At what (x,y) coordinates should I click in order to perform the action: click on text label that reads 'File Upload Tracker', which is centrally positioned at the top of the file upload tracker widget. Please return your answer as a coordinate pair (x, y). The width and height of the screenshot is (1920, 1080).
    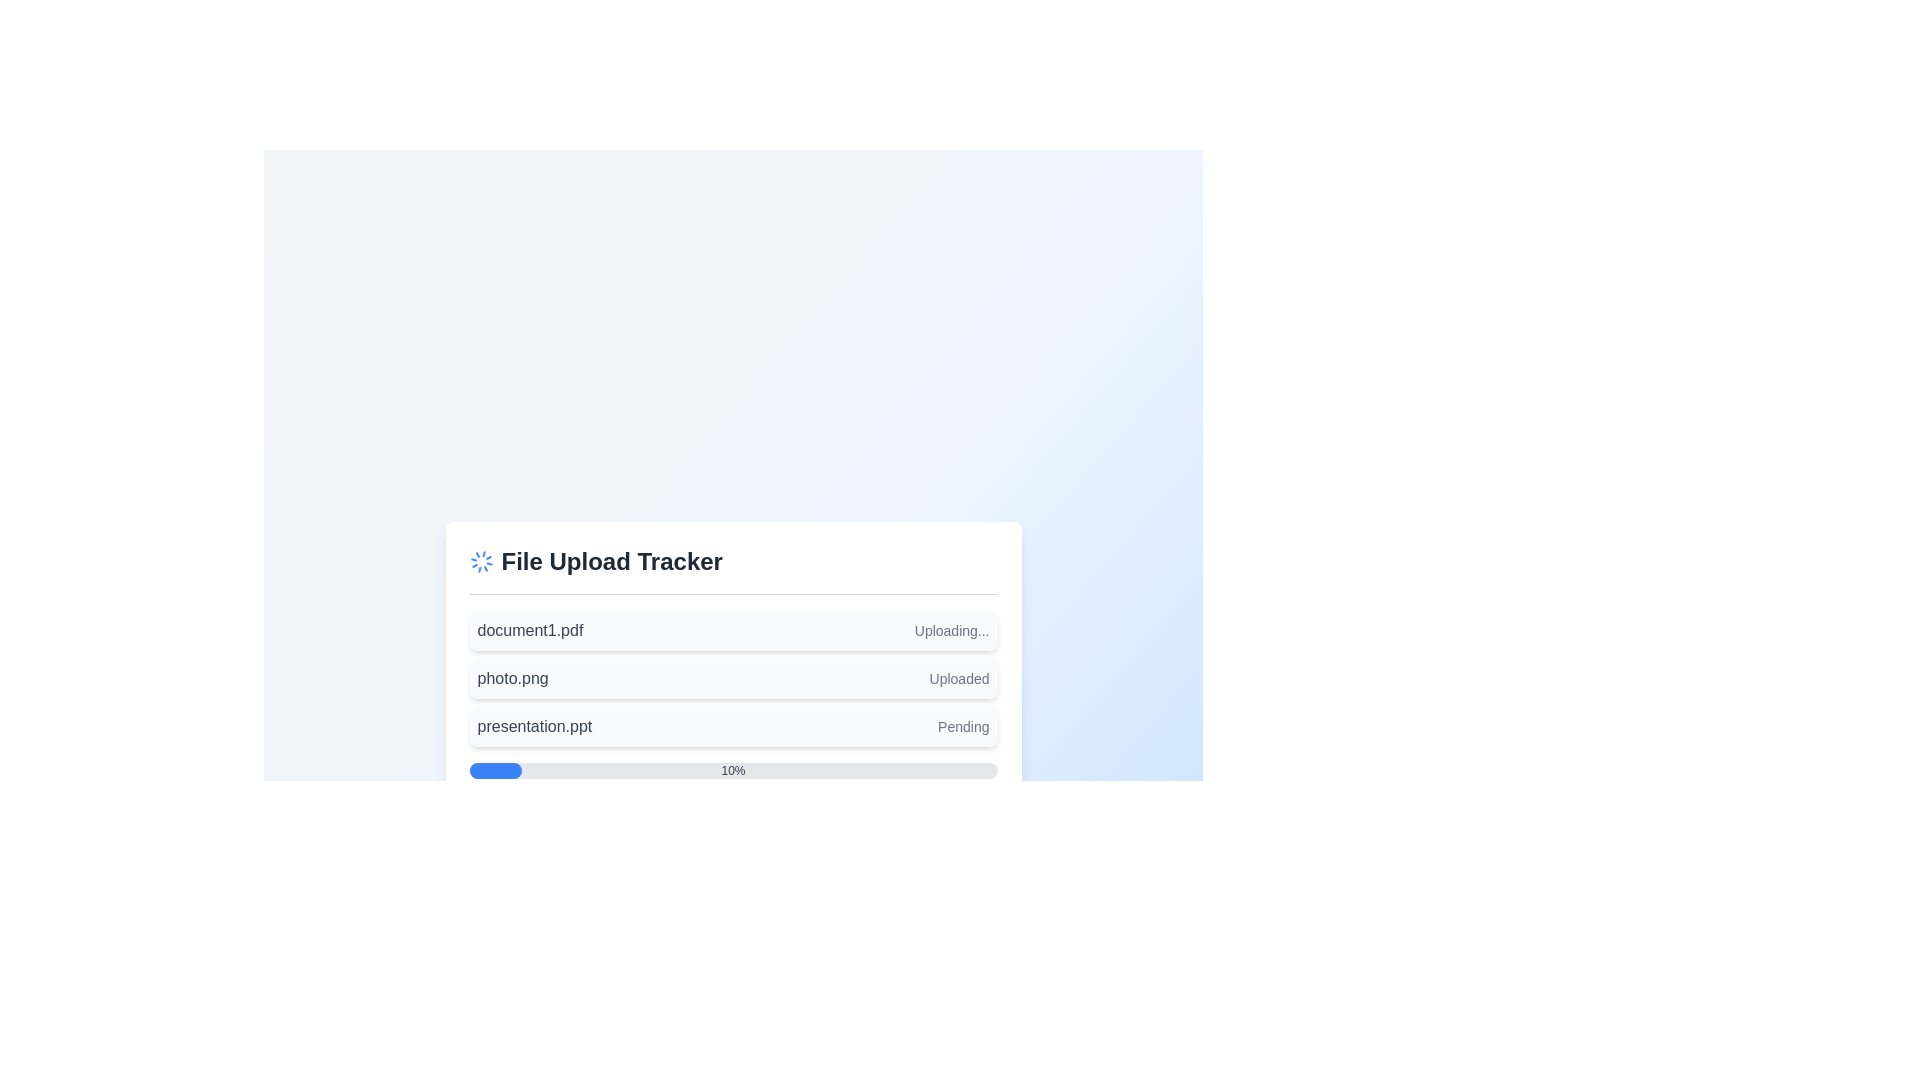
    Looking at the image, I should click on (611, 561).